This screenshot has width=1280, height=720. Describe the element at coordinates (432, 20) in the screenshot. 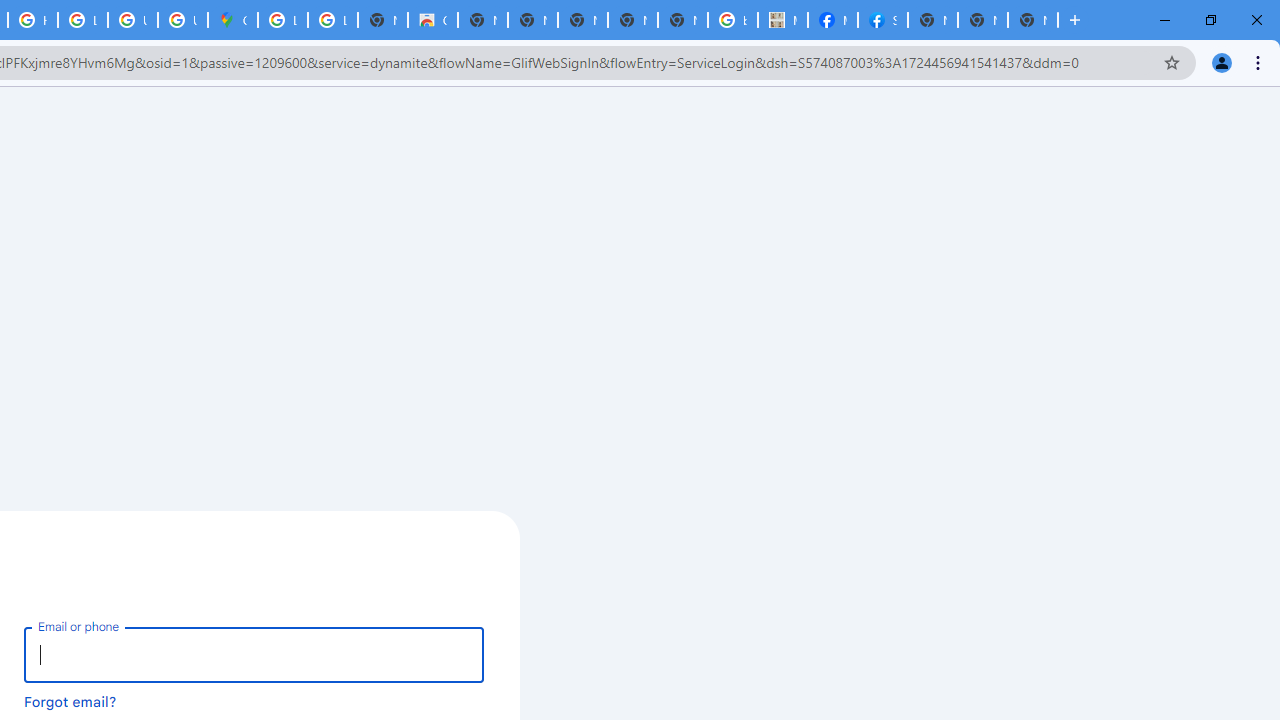

I see `'Chrome Web Store'` at that location.